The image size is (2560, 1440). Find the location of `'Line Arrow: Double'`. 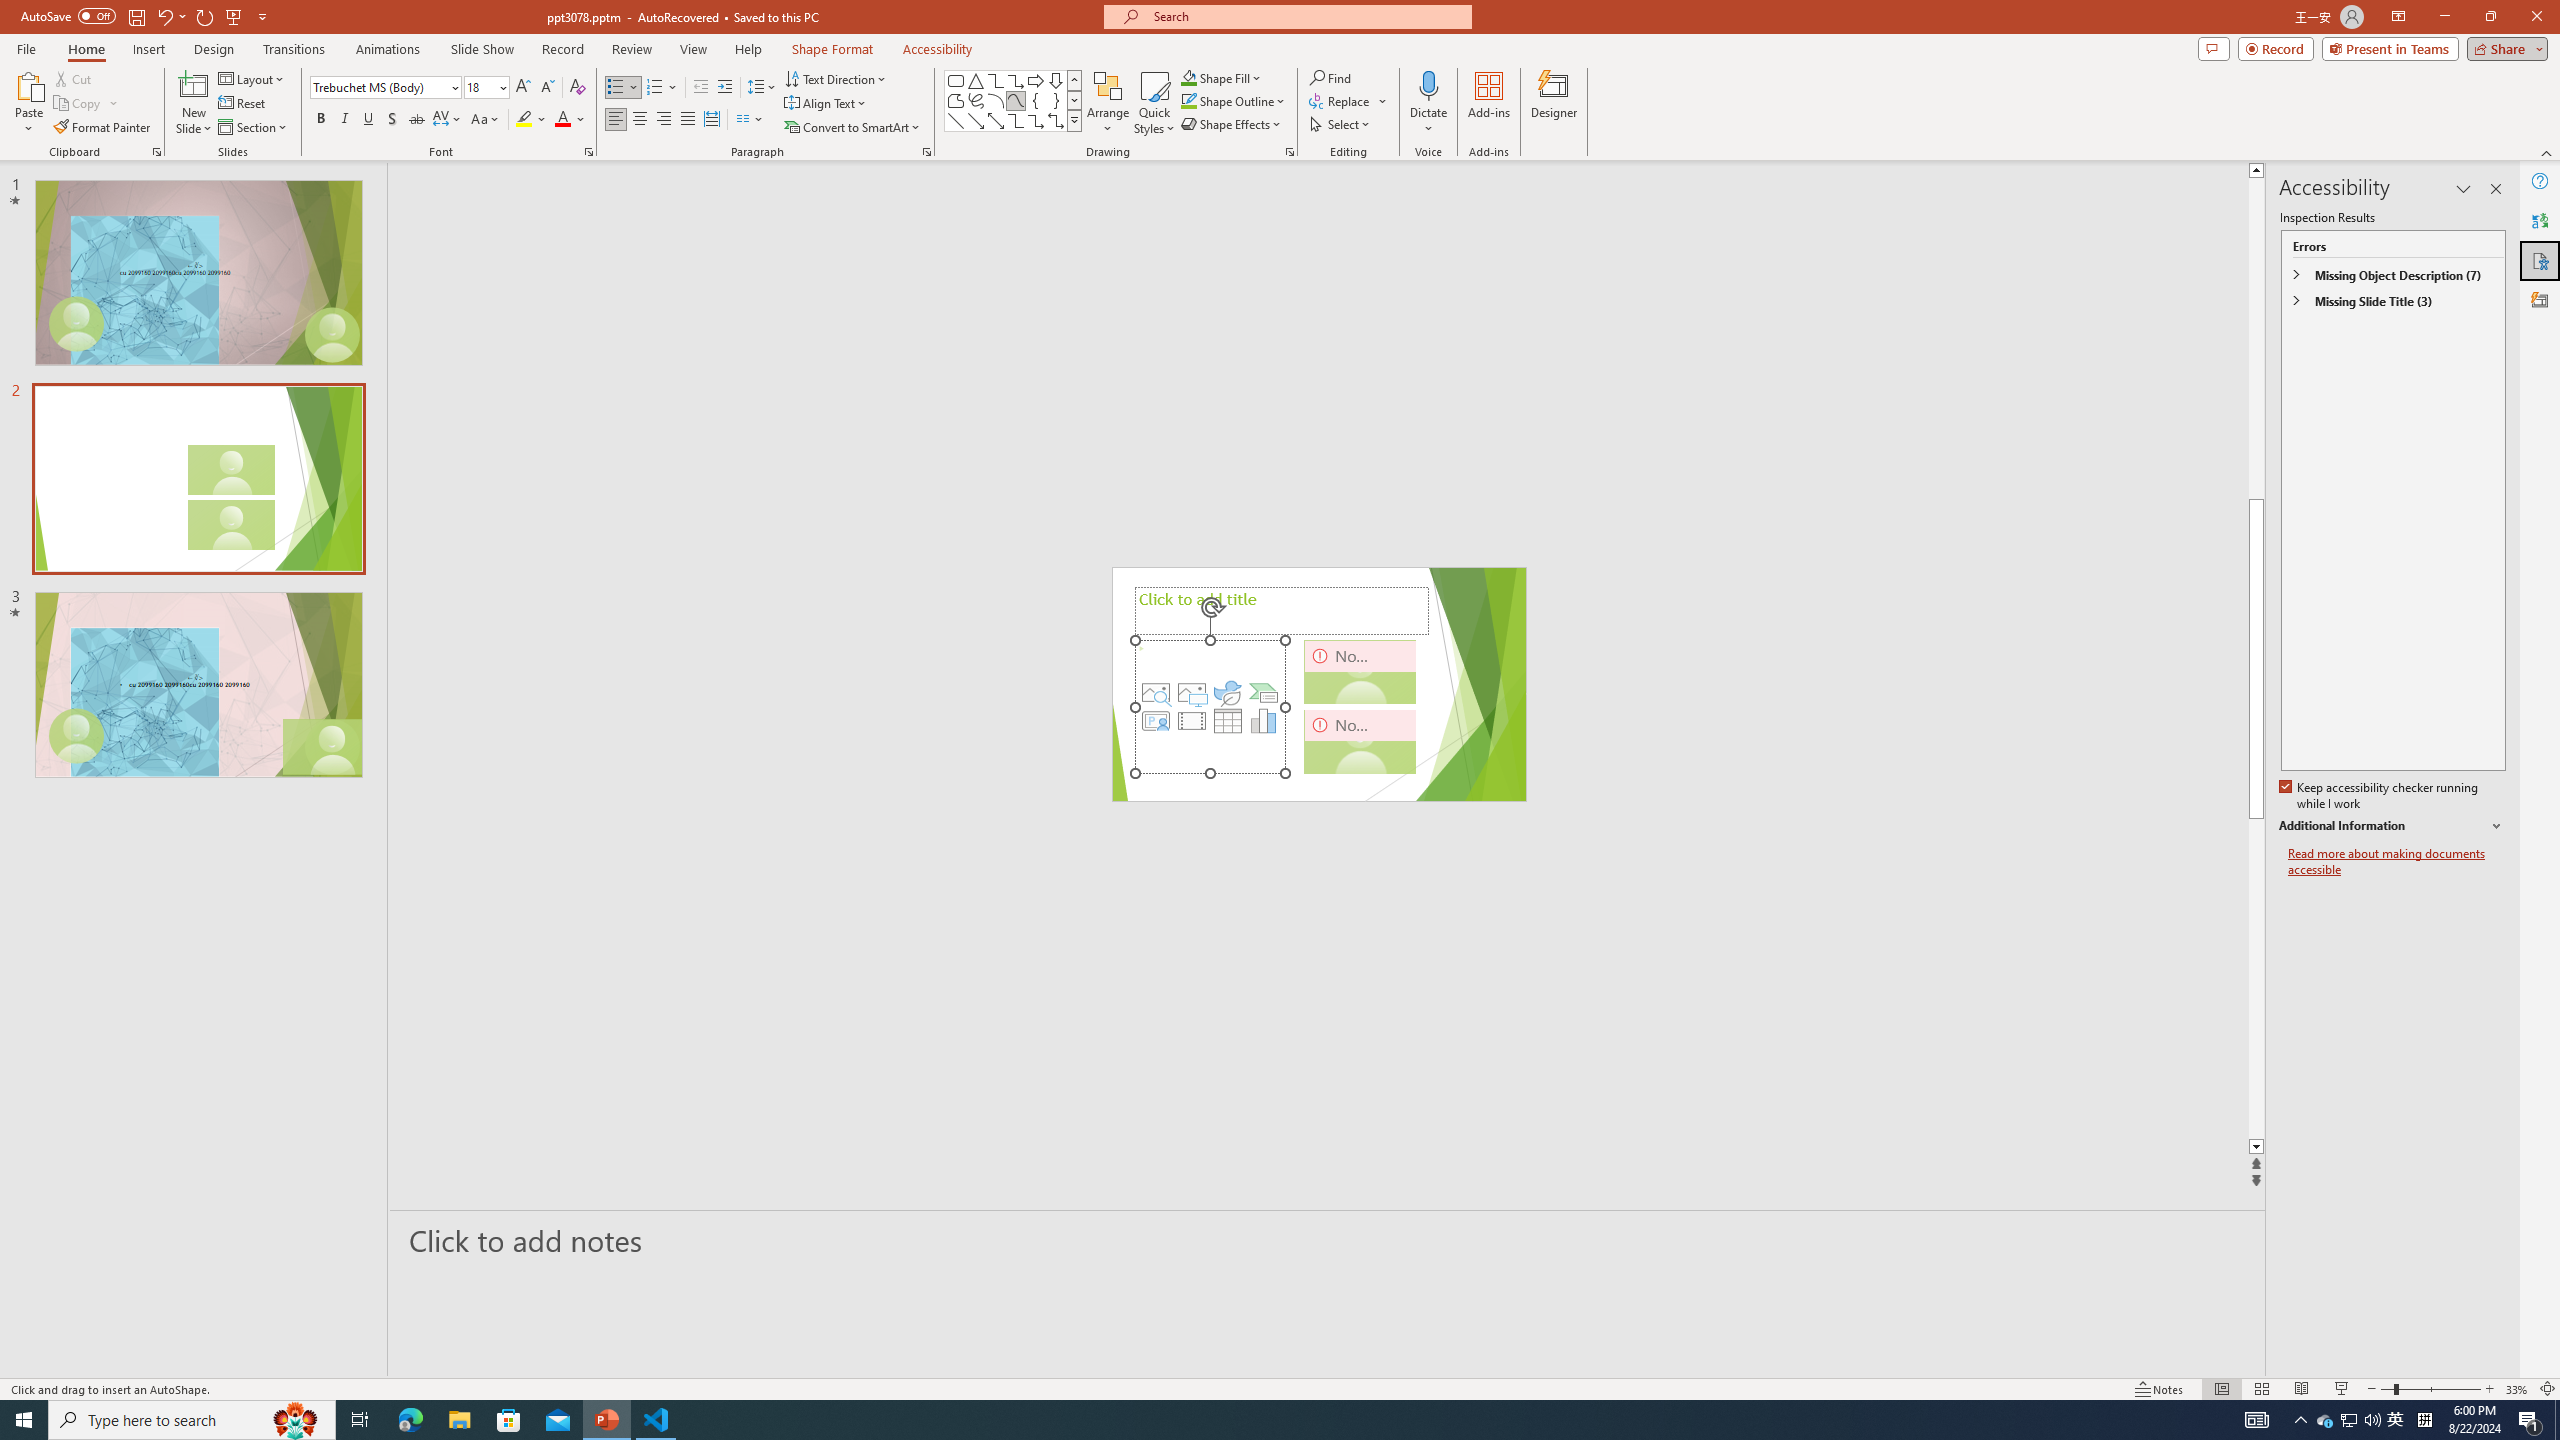

'Line Arrow: Double' is located at coordinates (994, 119).